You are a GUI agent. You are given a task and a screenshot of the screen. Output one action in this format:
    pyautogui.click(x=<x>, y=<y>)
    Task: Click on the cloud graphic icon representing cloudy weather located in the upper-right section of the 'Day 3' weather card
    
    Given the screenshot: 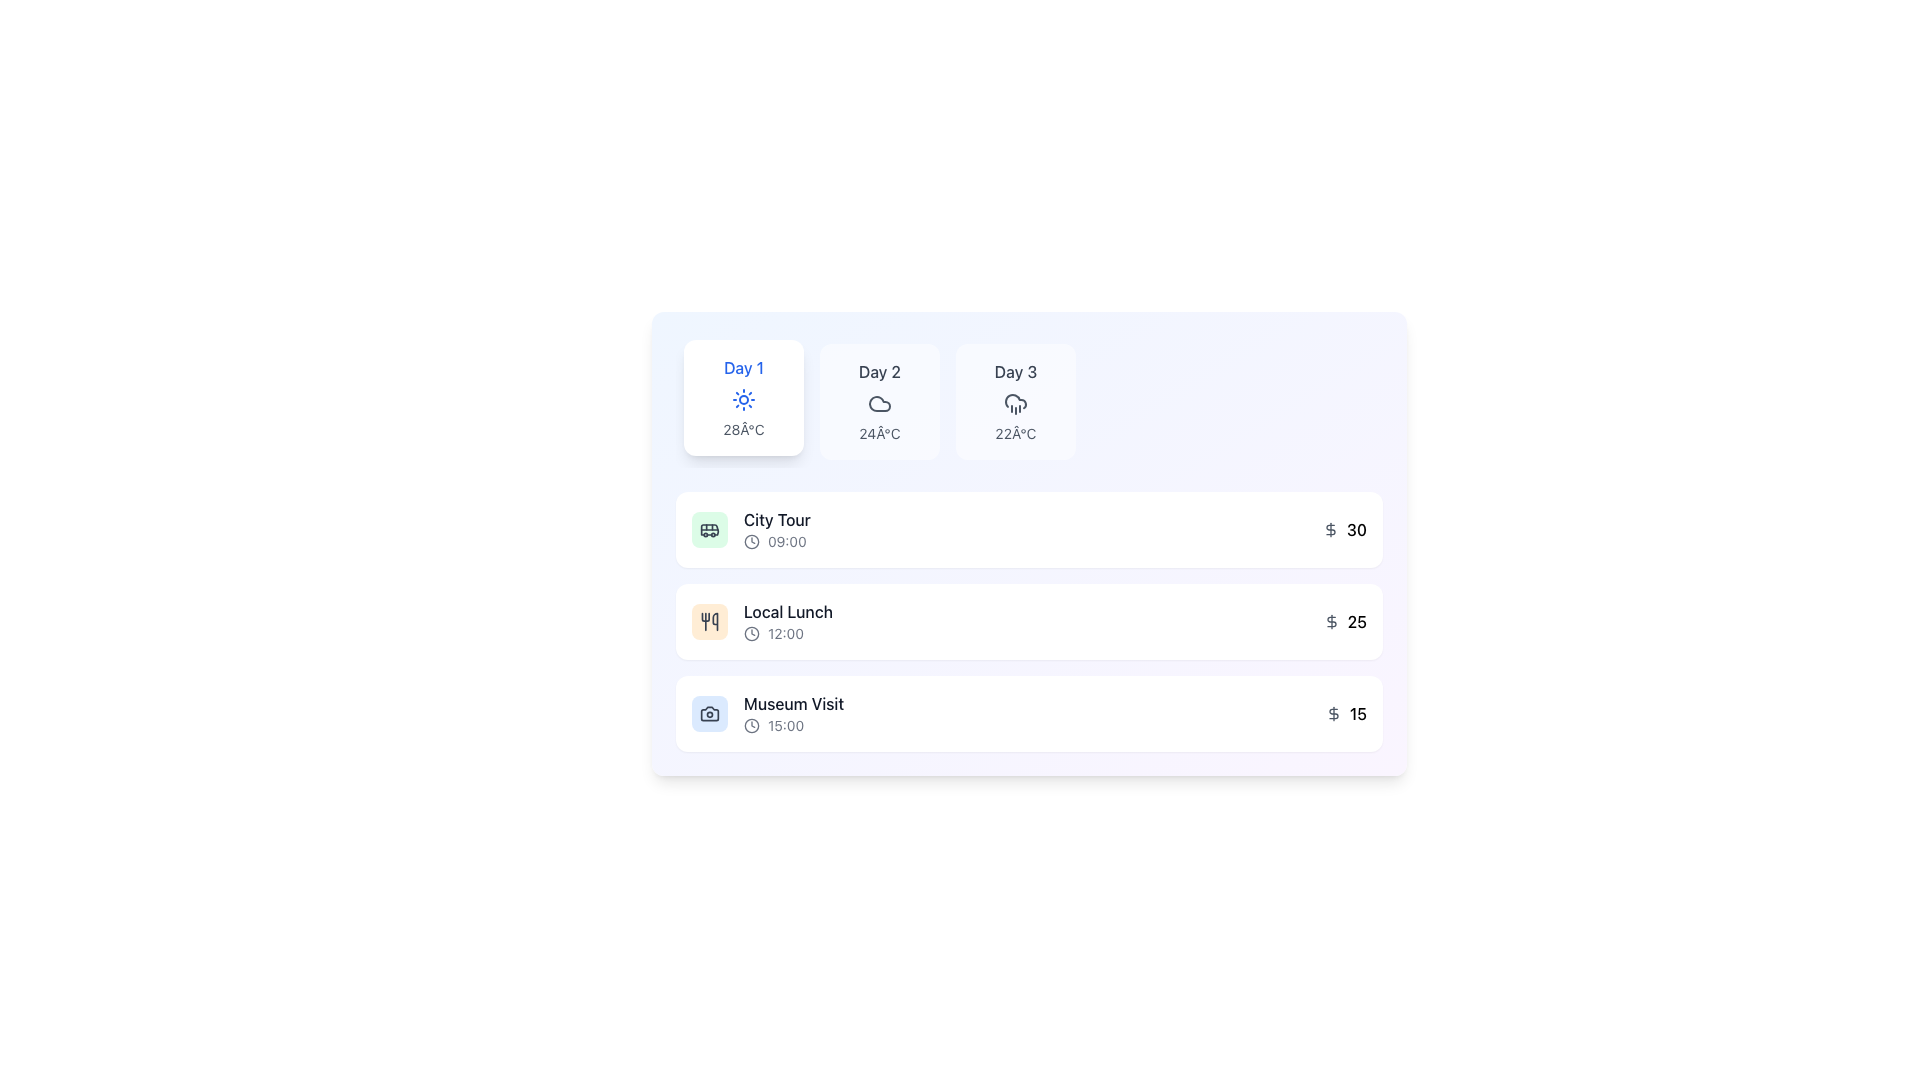 What is the action you would take?
    pyautogui.click(x=879, y=404)
    